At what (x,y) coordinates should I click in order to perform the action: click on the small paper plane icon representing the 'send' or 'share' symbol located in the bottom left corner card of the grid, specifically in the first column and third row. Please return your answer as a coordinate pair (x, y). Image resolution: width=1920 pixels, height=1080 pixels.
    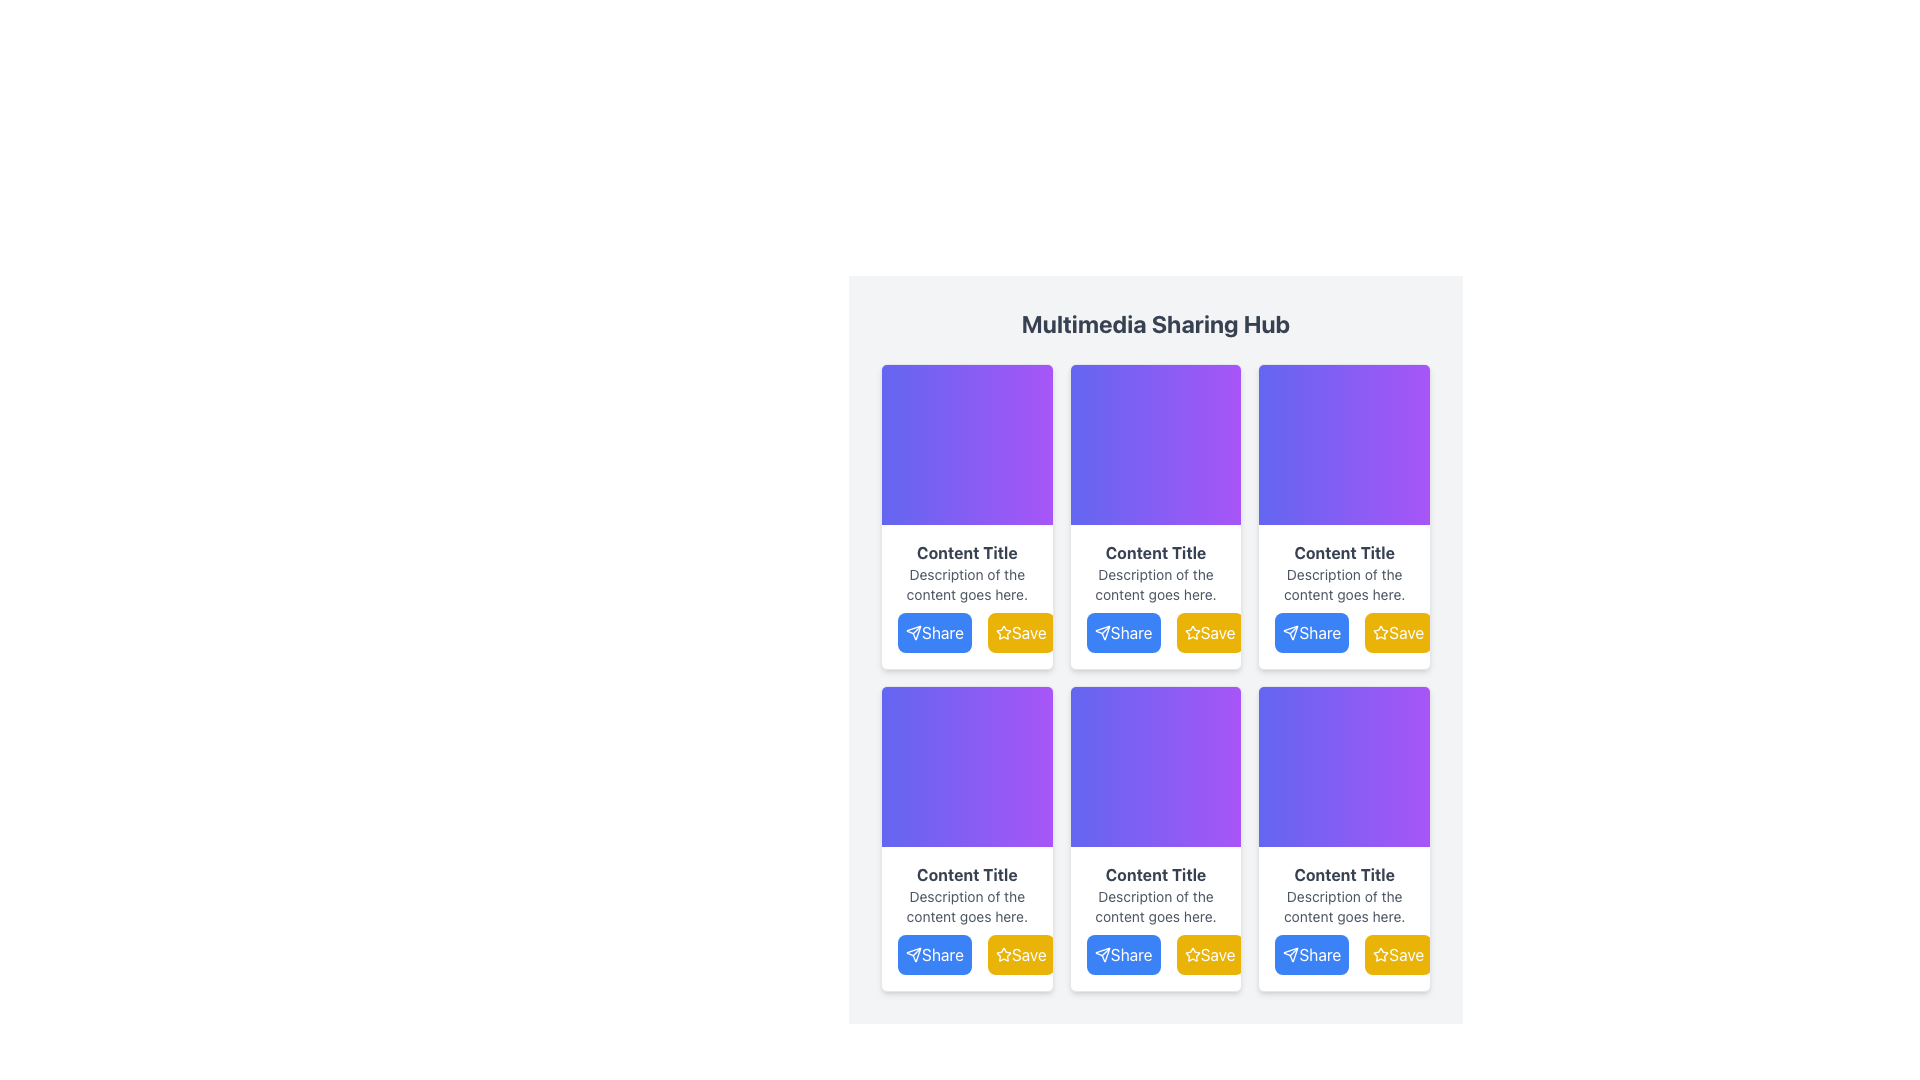
    Looking at the image, I should click on (912, 954).